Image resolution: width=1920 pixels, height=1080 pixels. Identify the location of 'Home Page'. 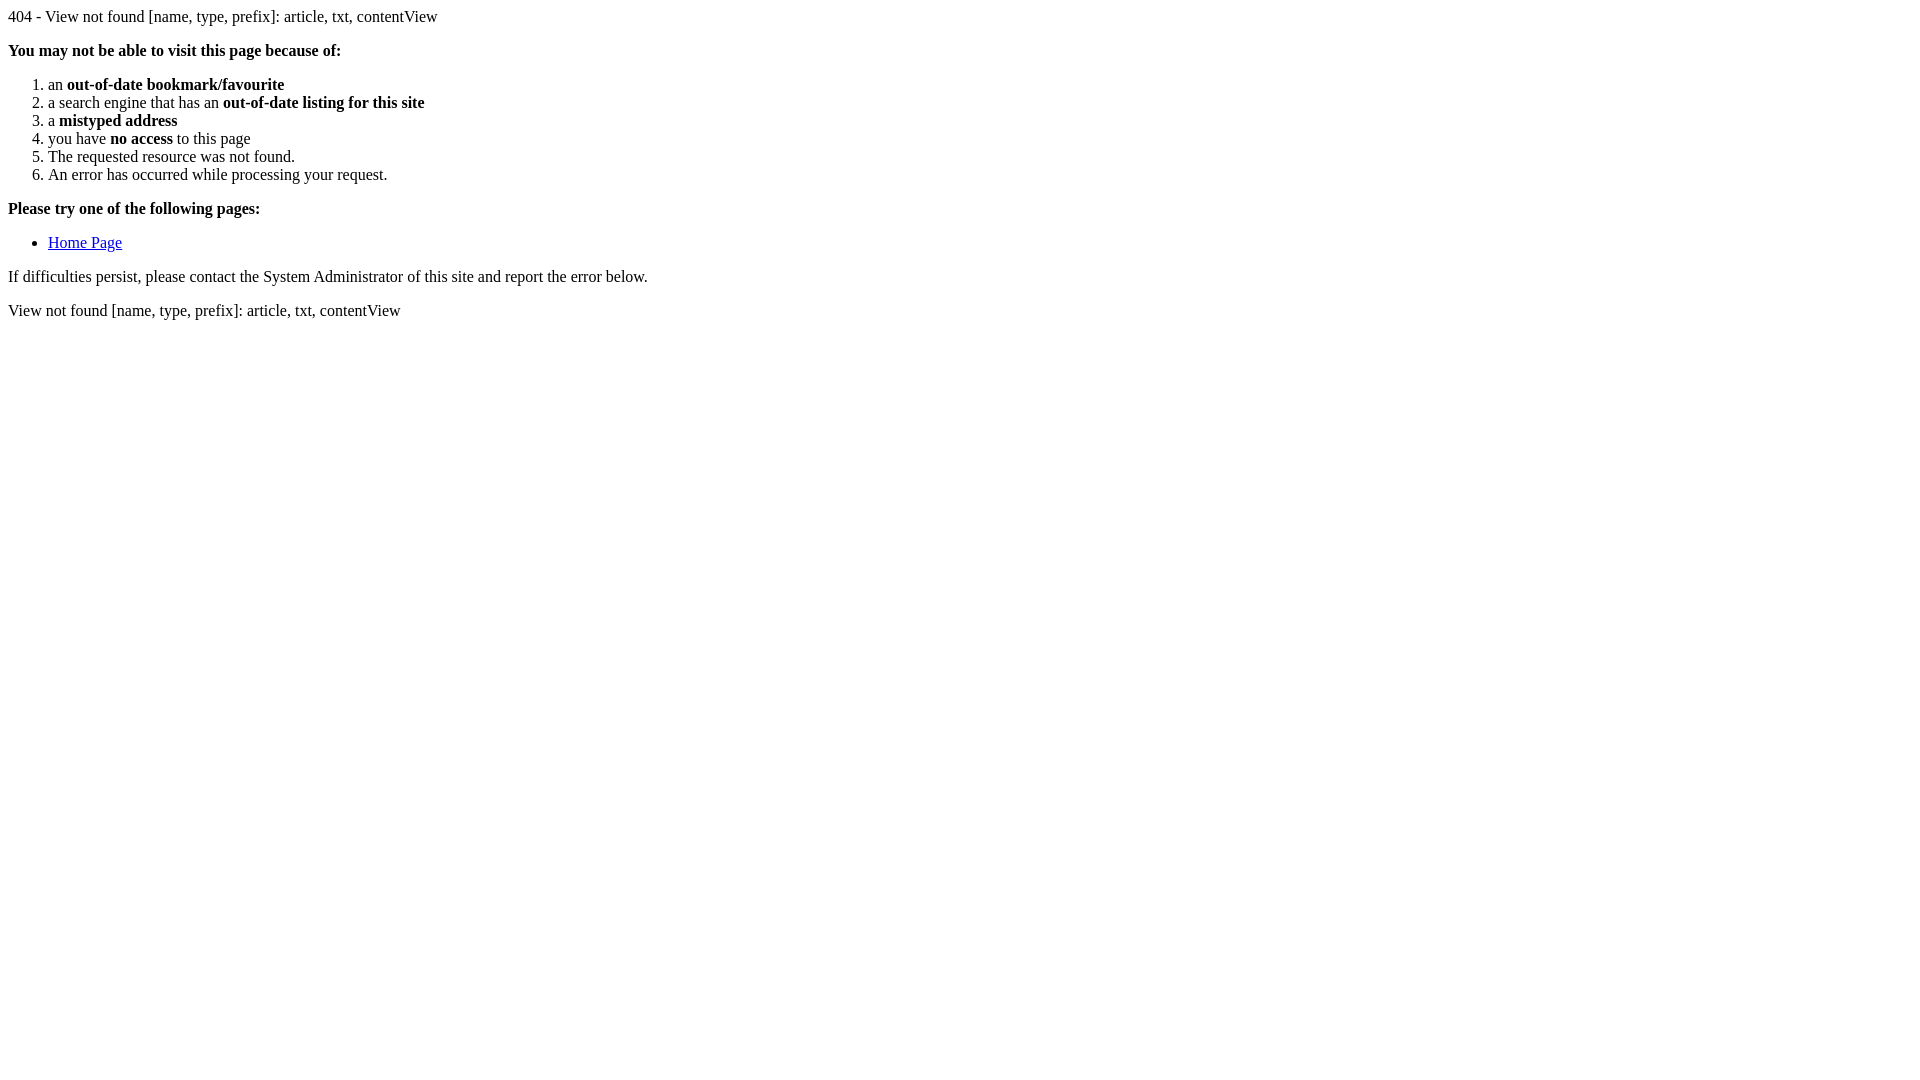
(84, 241).